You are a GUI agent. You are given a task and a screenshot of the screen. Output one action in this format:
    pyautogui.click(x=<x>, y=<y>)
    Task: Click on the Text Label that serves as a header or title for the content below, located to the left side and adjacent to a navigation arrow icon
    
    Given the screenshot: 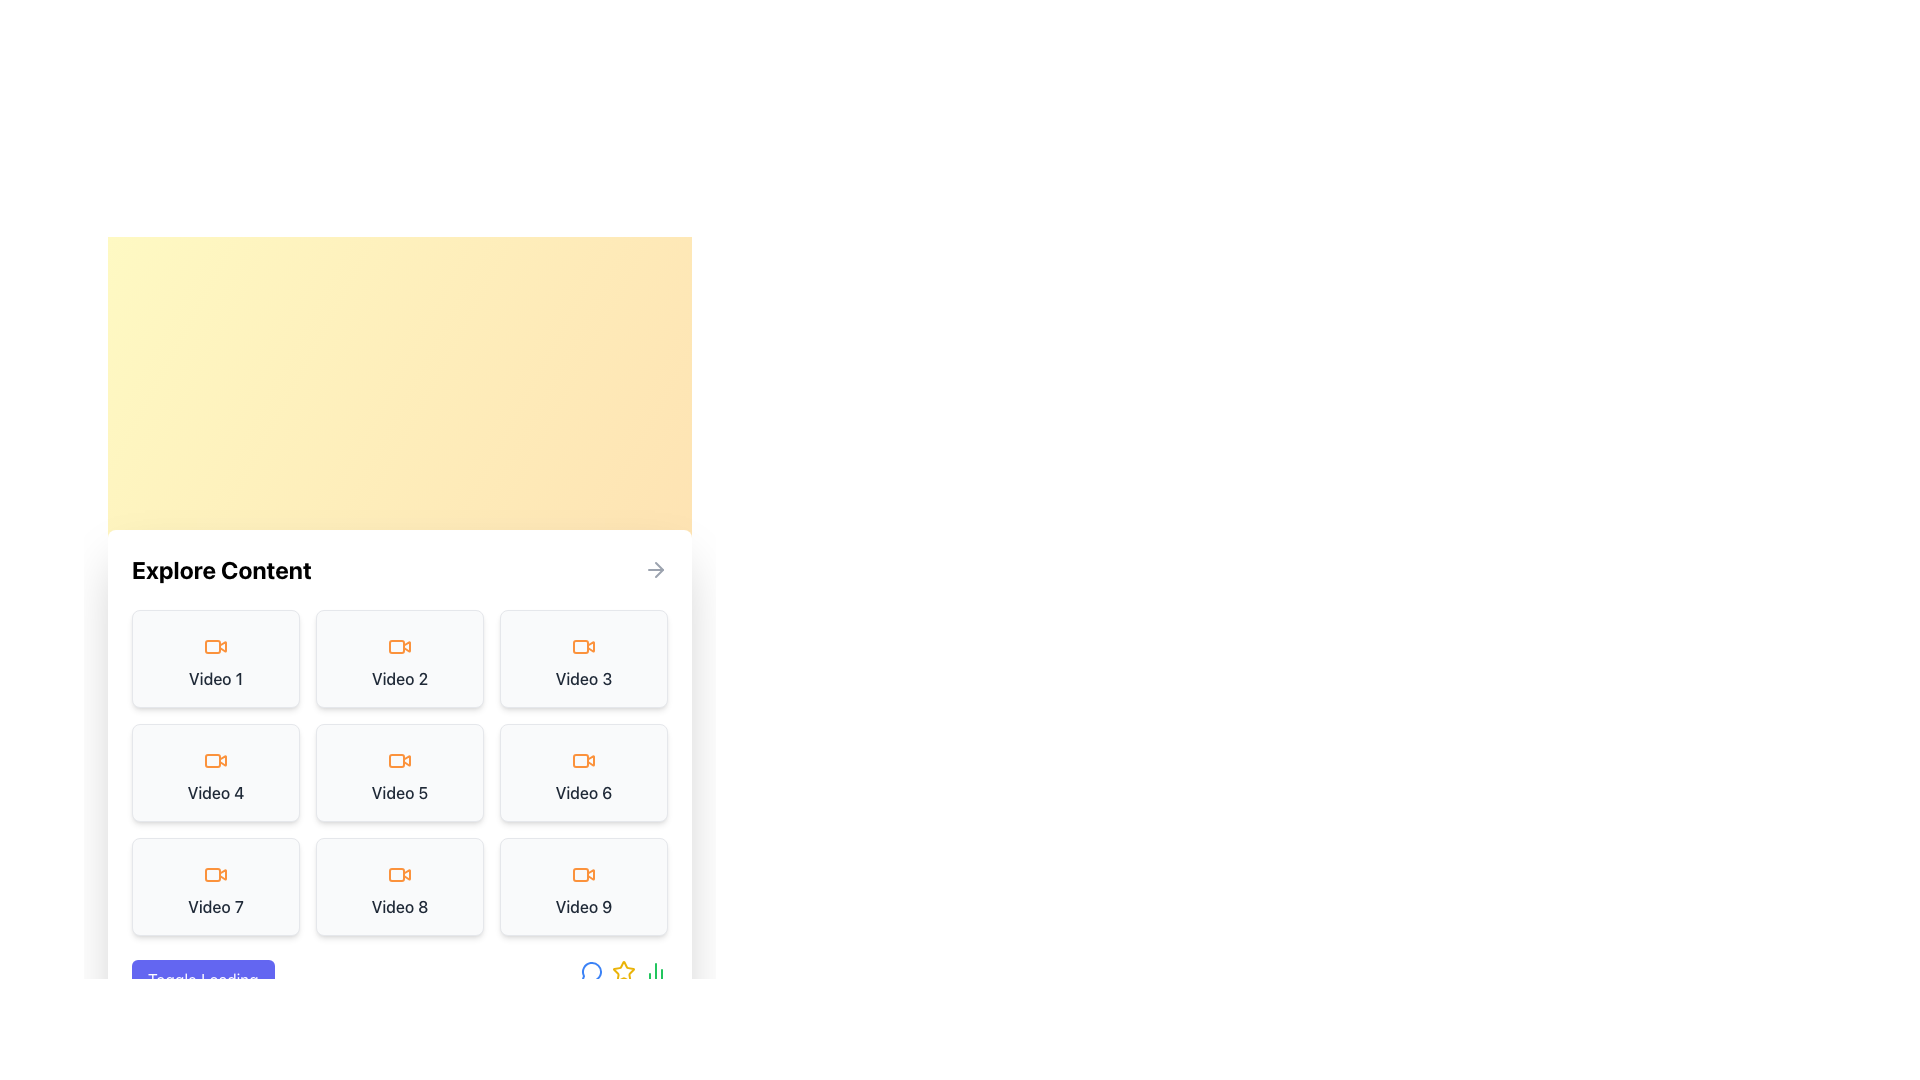 What is the action you would take?
    pyautogui.click(x=221, y=570)
    